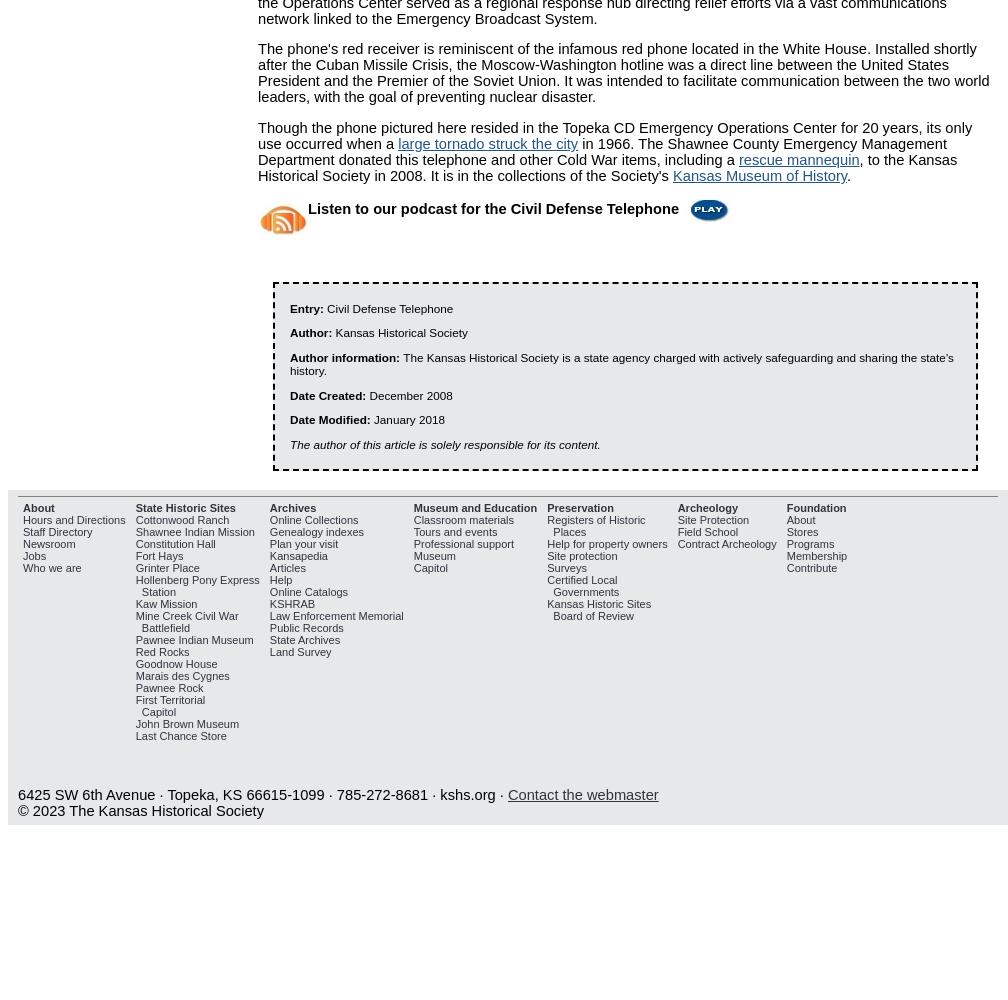  I want to click on 'Museum and Education', so click(412, 507).